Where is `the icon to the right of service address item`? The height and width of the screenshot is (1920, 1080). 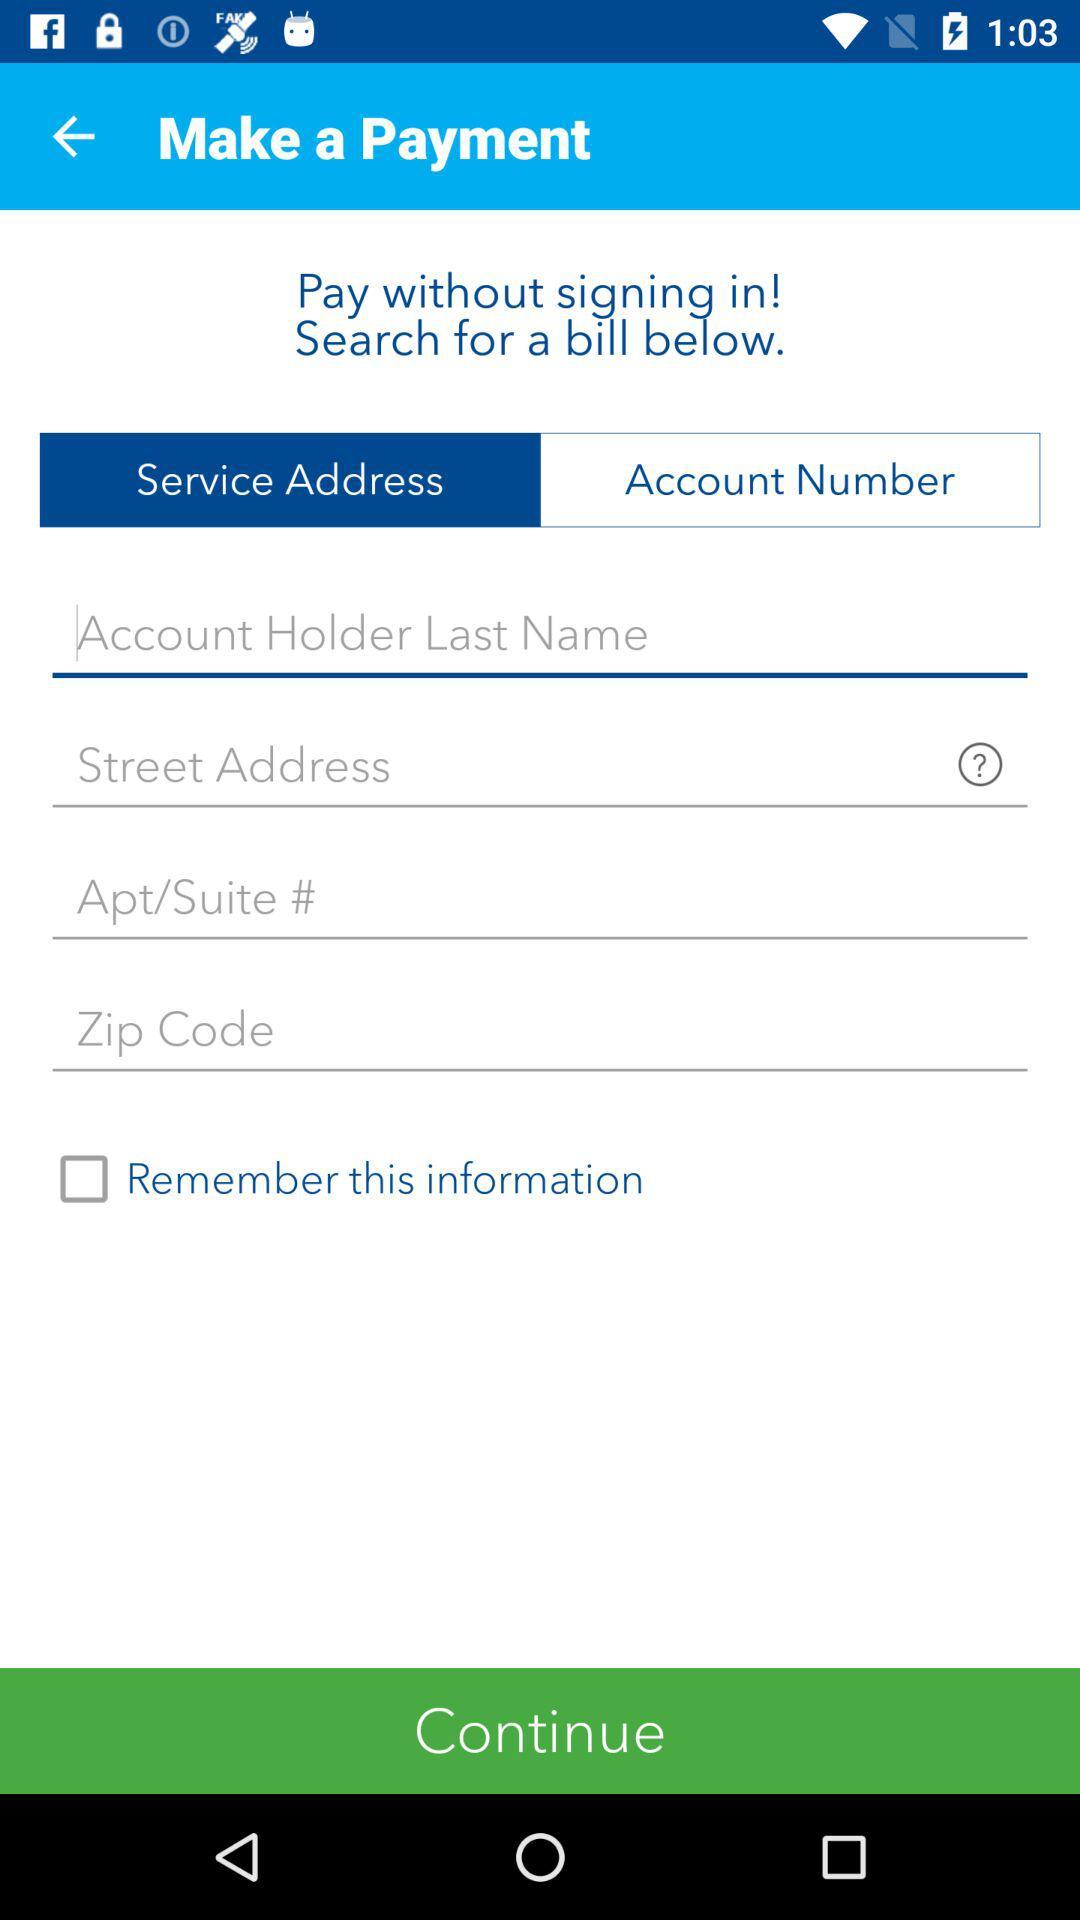 the icon to the right of service address item is located at coordinates (789, 480).